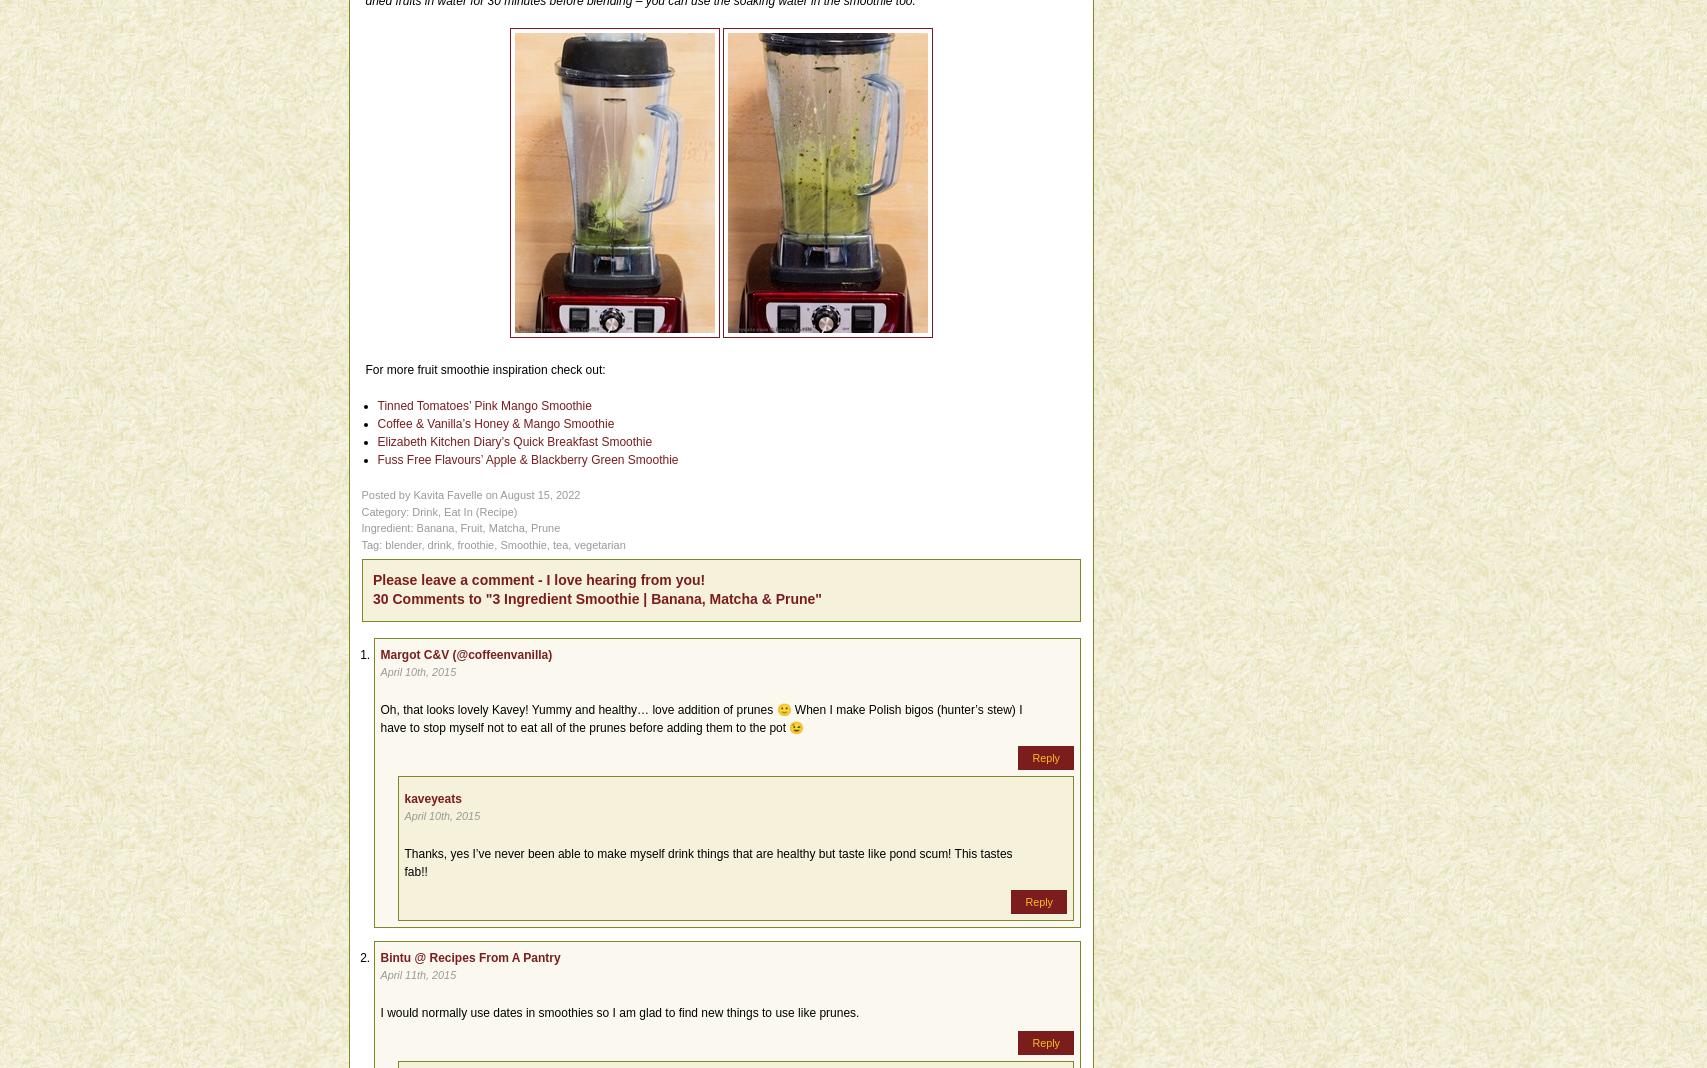 This screenshot has width=1707, height=1068. What do you see at coordinates (439, 543) in the screenshot?
I see `'drink'` at bounding box center [439, 543].